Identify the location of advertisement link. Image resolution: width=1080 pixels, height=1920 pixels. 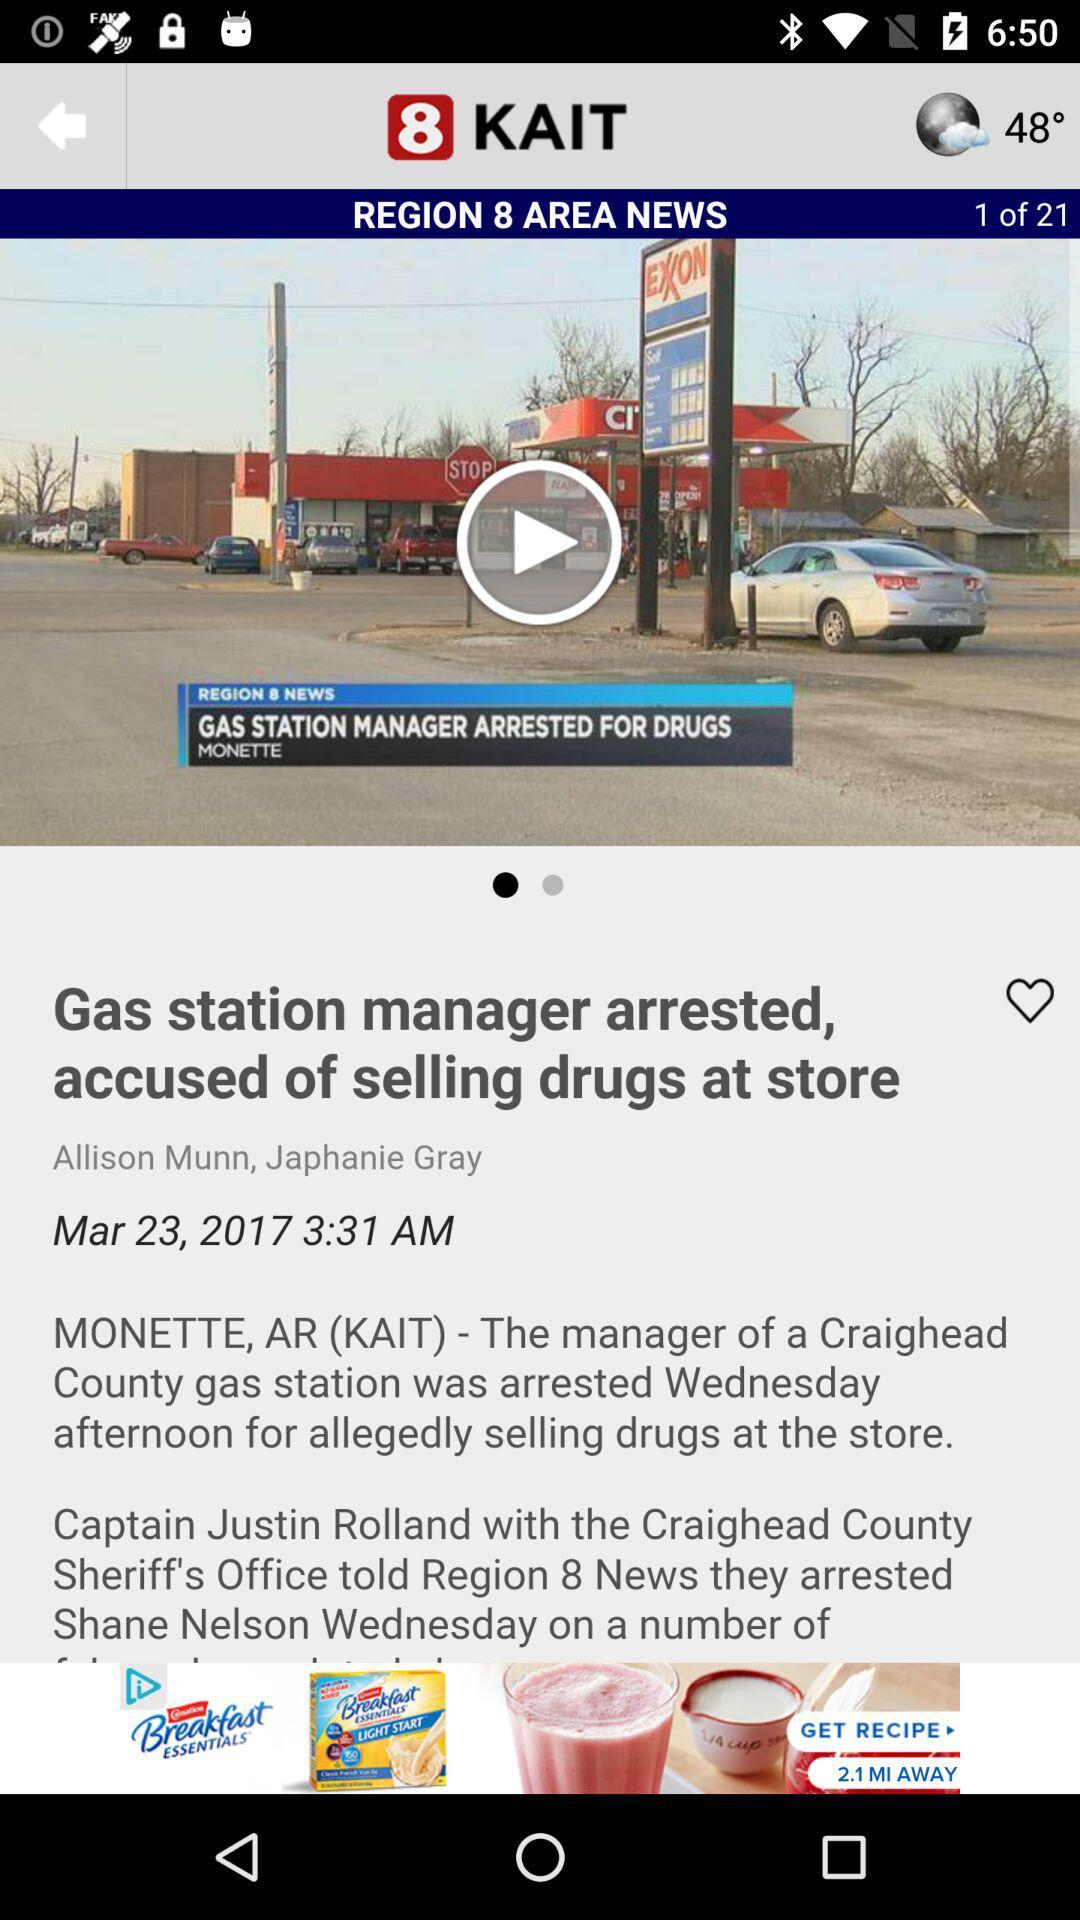
(540, 1727).